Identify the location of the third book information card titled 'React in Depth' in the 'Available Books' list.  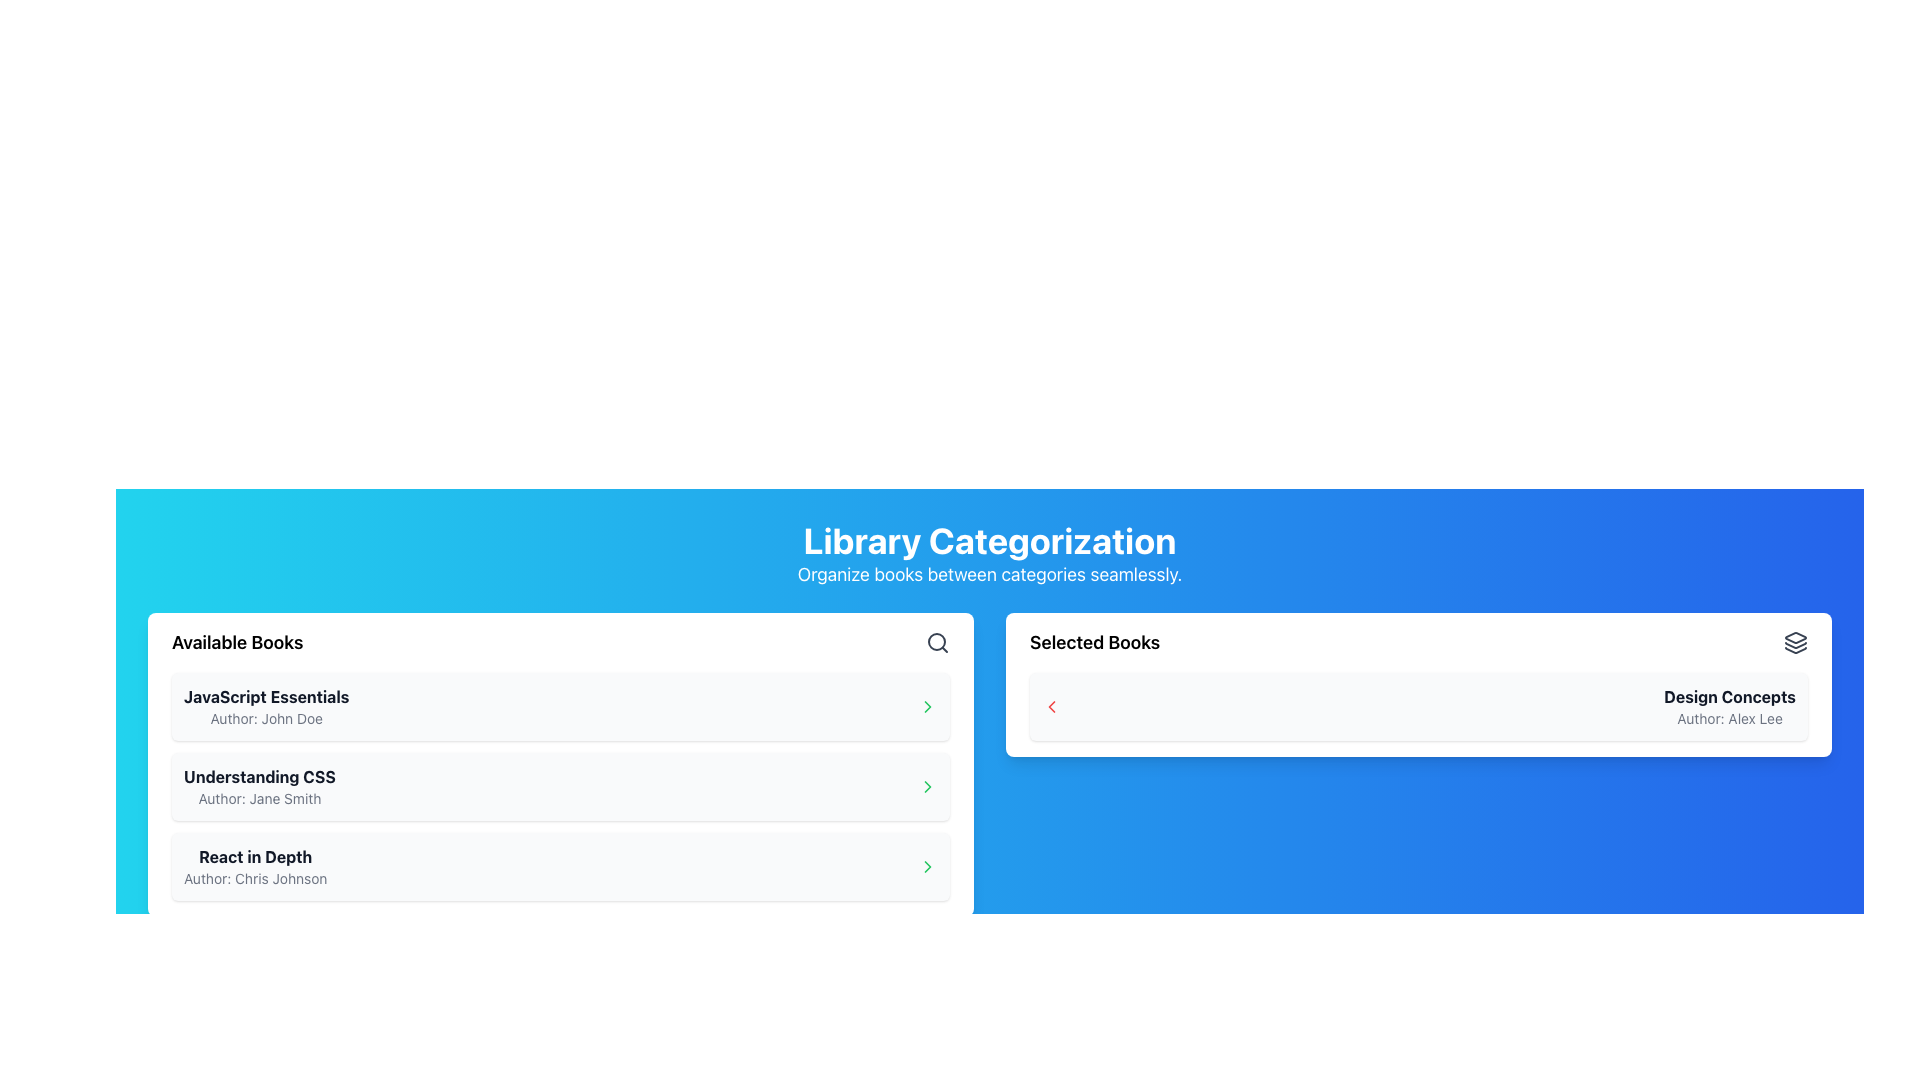
(560, 866).